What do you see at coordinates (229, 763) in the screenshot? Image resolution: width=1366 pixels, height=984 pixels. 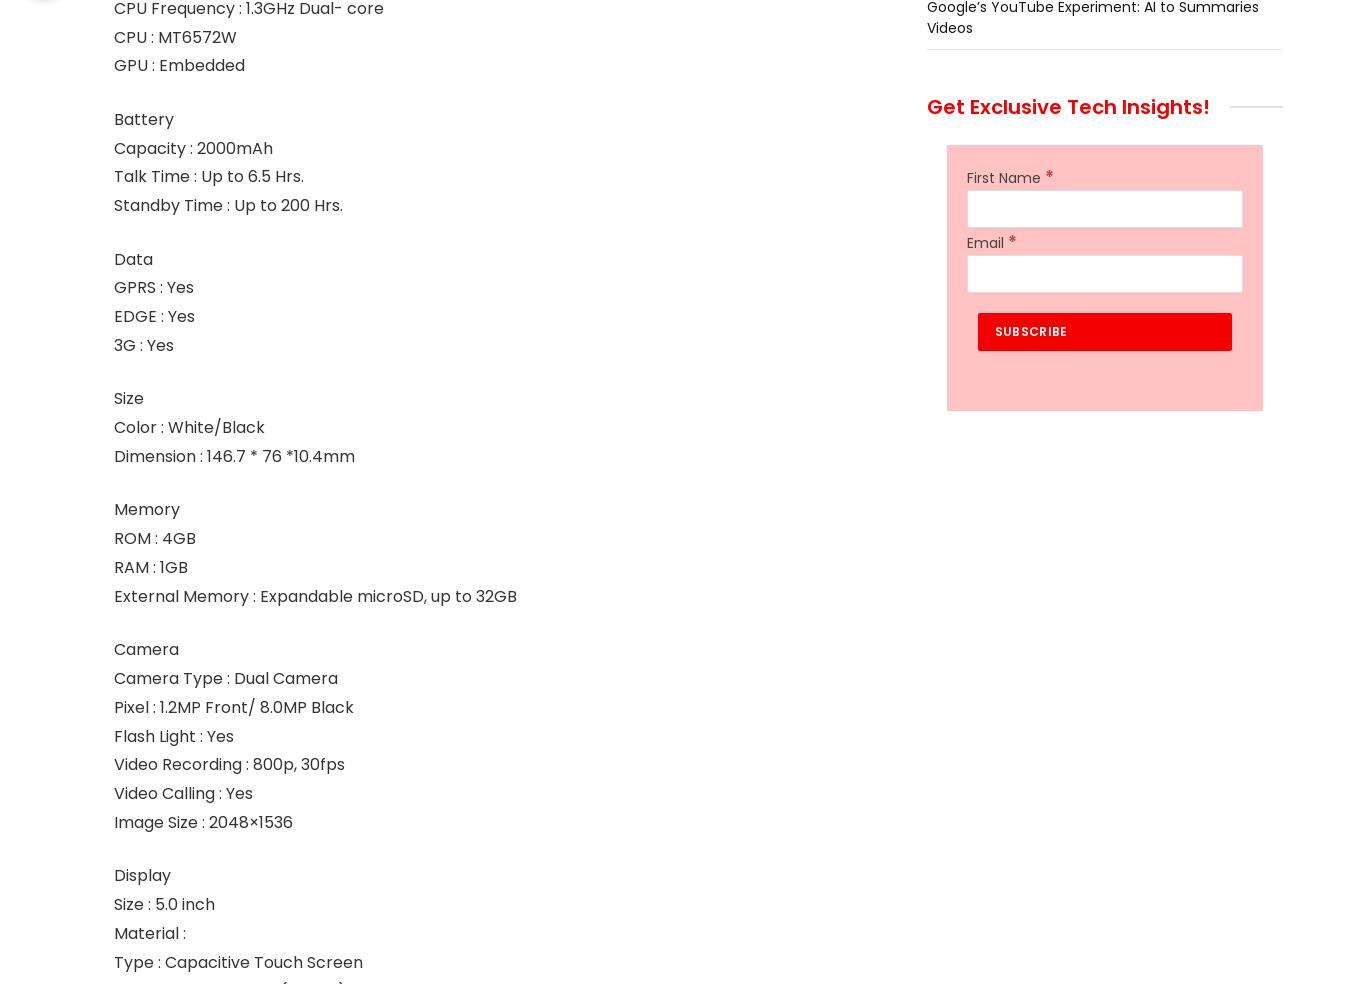 I see `'Video Recording : 800p, 30fps'` at bounding box center [229, 763].